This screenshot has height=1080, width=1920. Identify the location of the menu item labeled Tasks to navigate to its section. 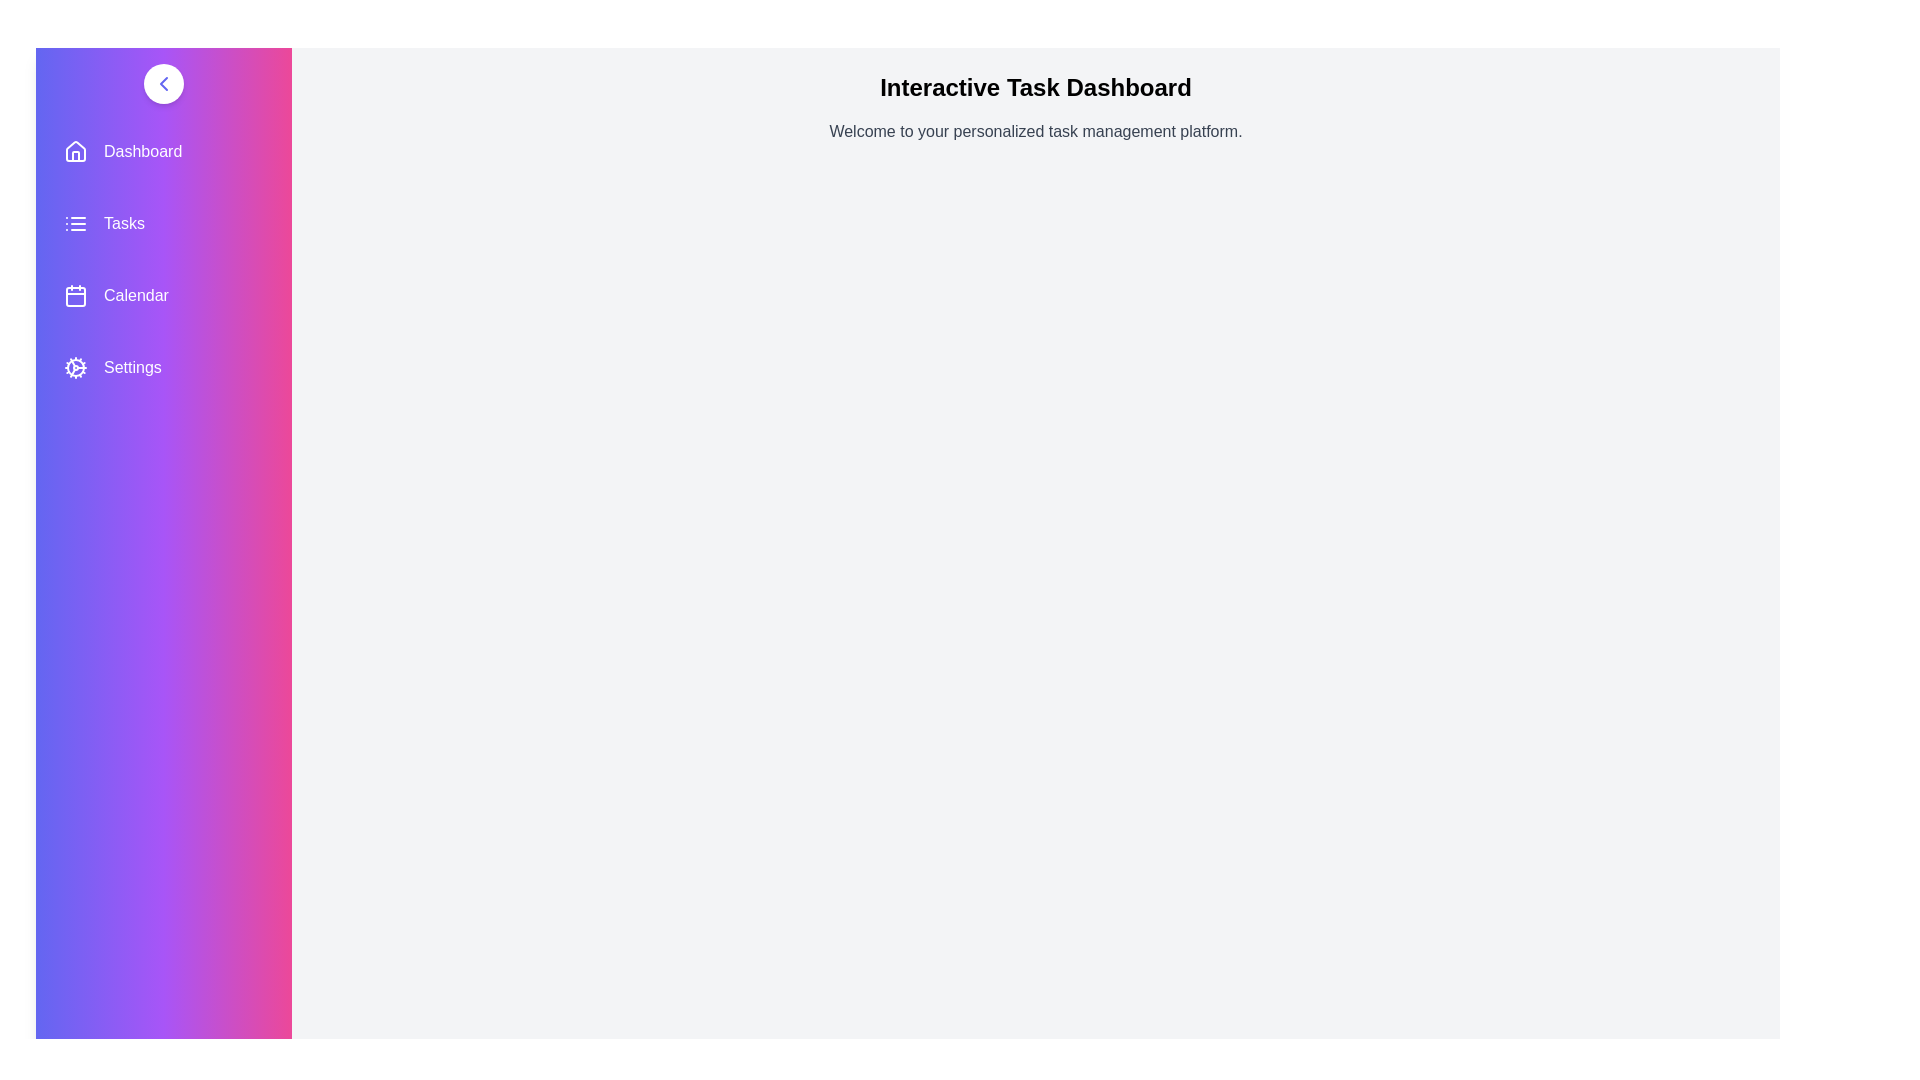
(163, 223).